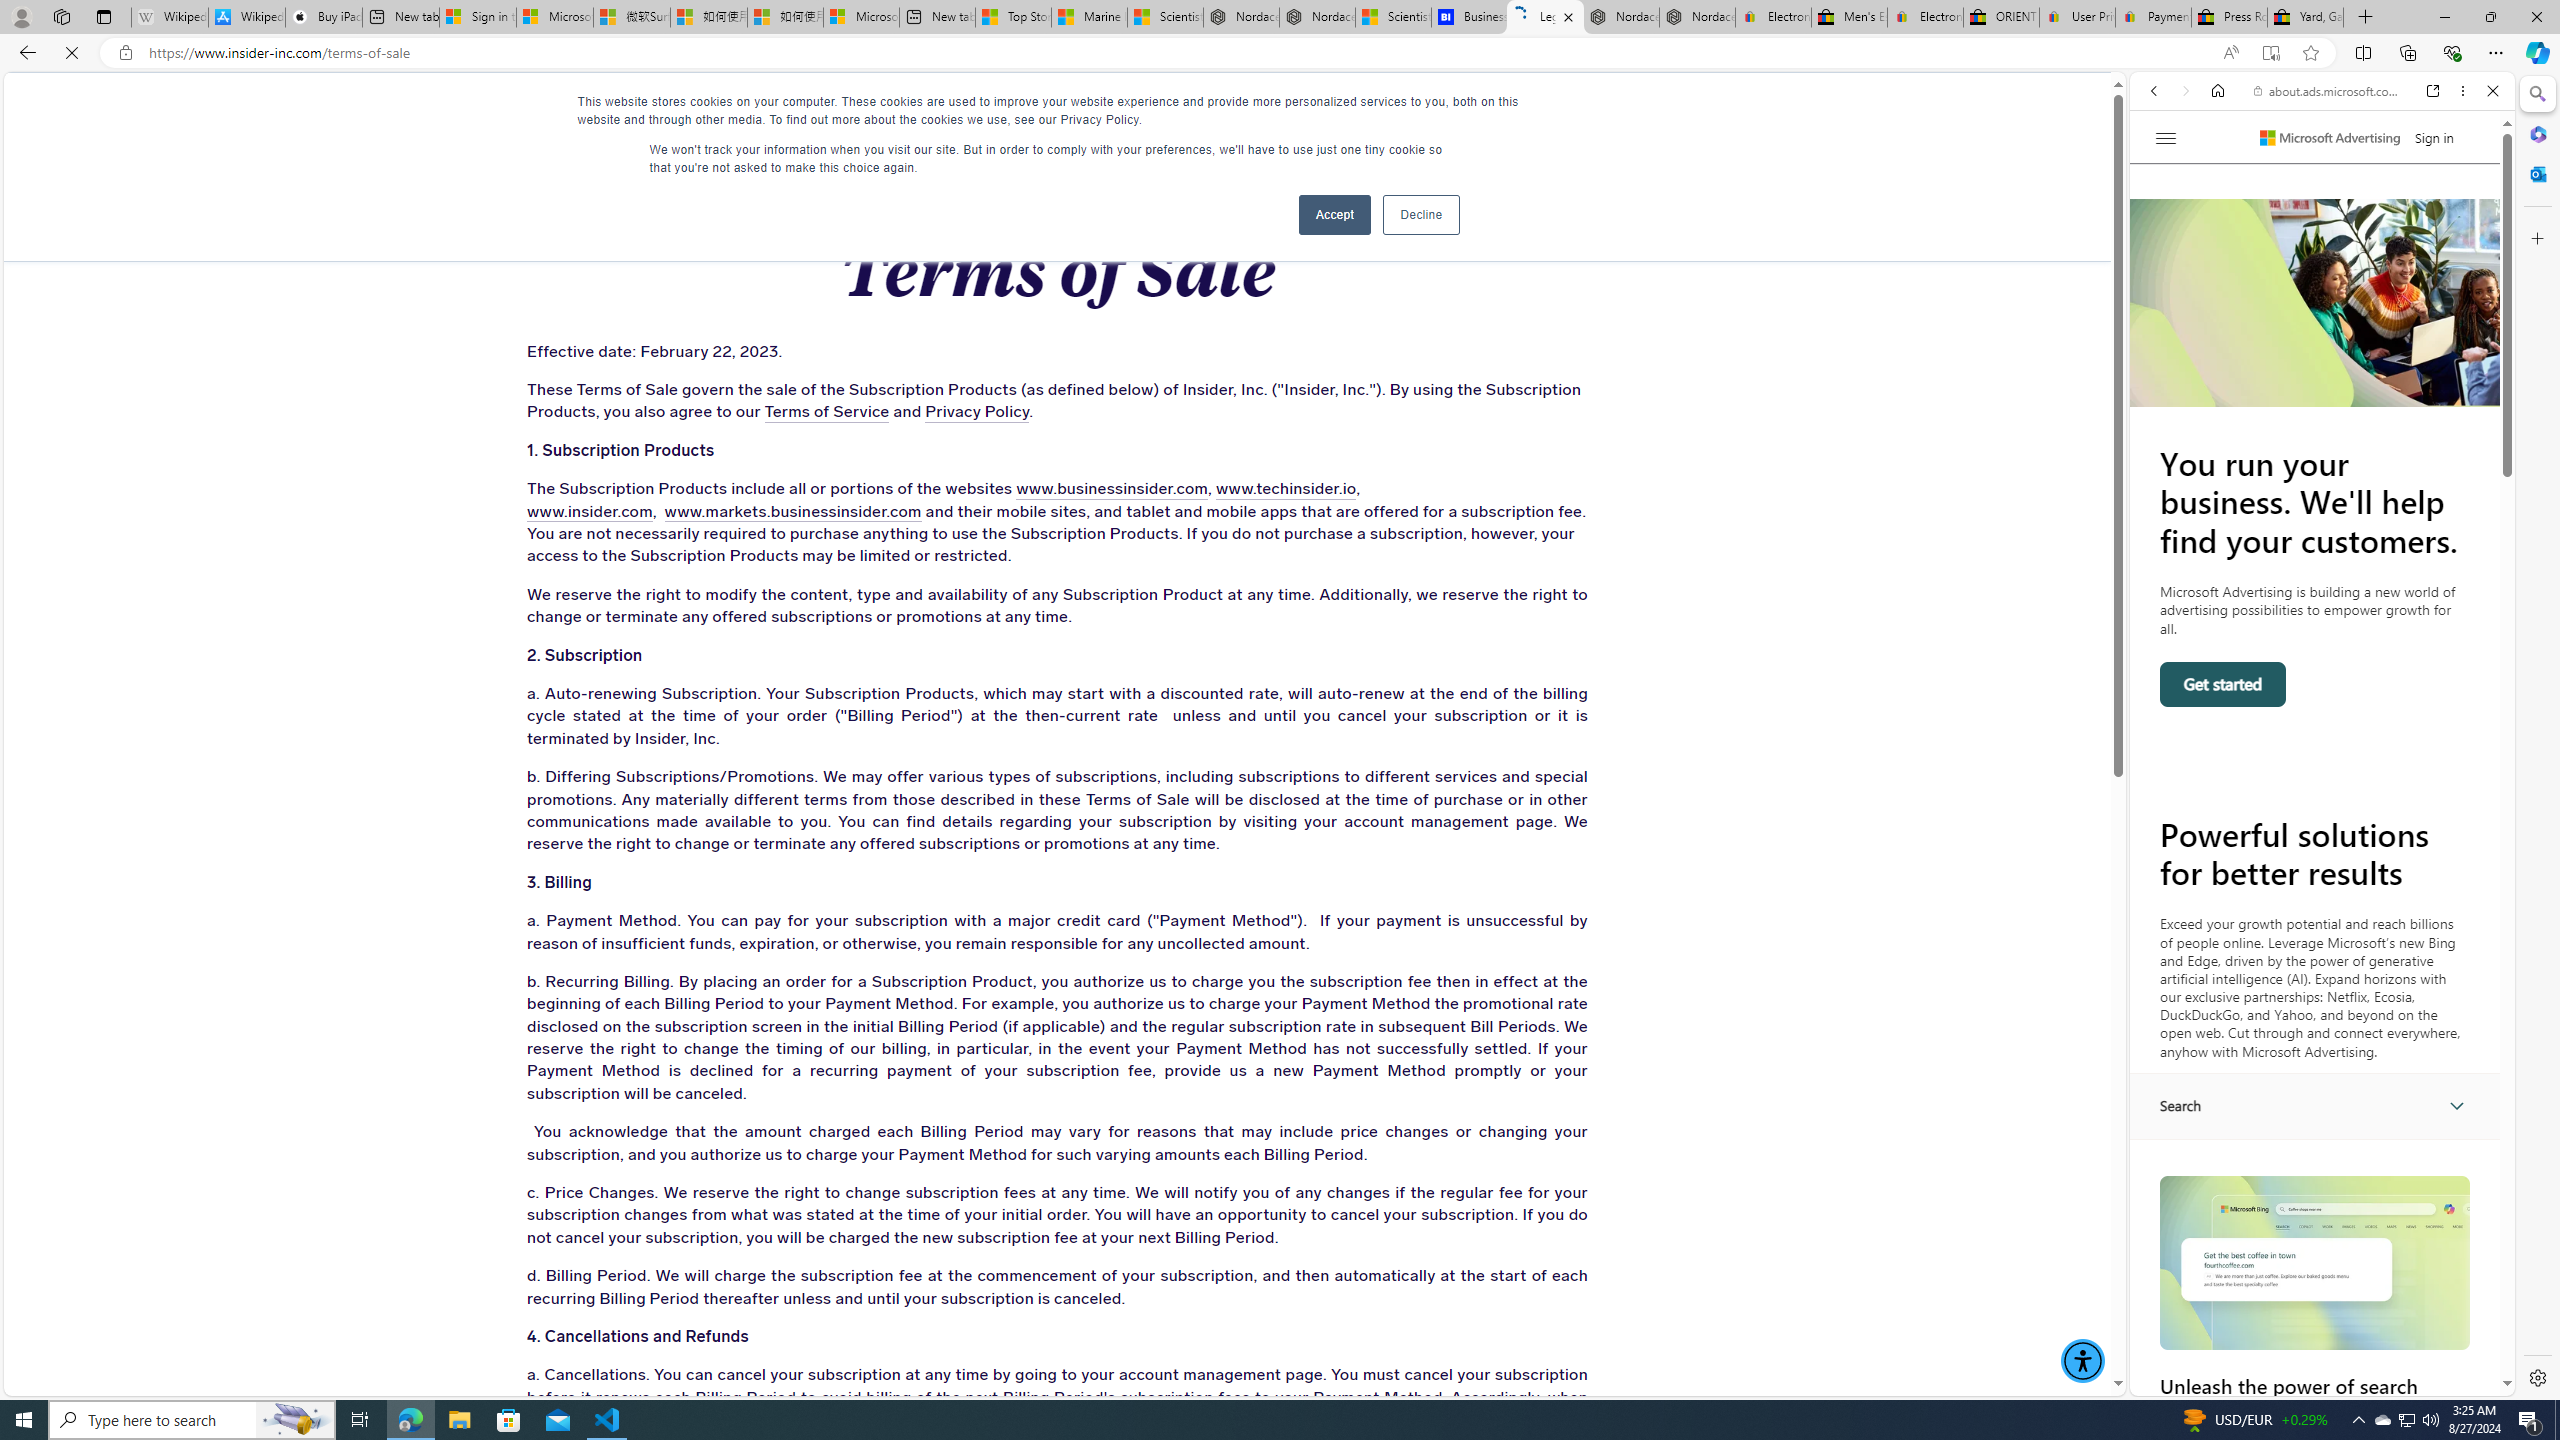 The width and height of the screenshot is (2560, 1440). What do you see at coordinates (1211, 489) in the screenshot?
I see `'www.techinsider.io'` at bounding box center [1211, 489].